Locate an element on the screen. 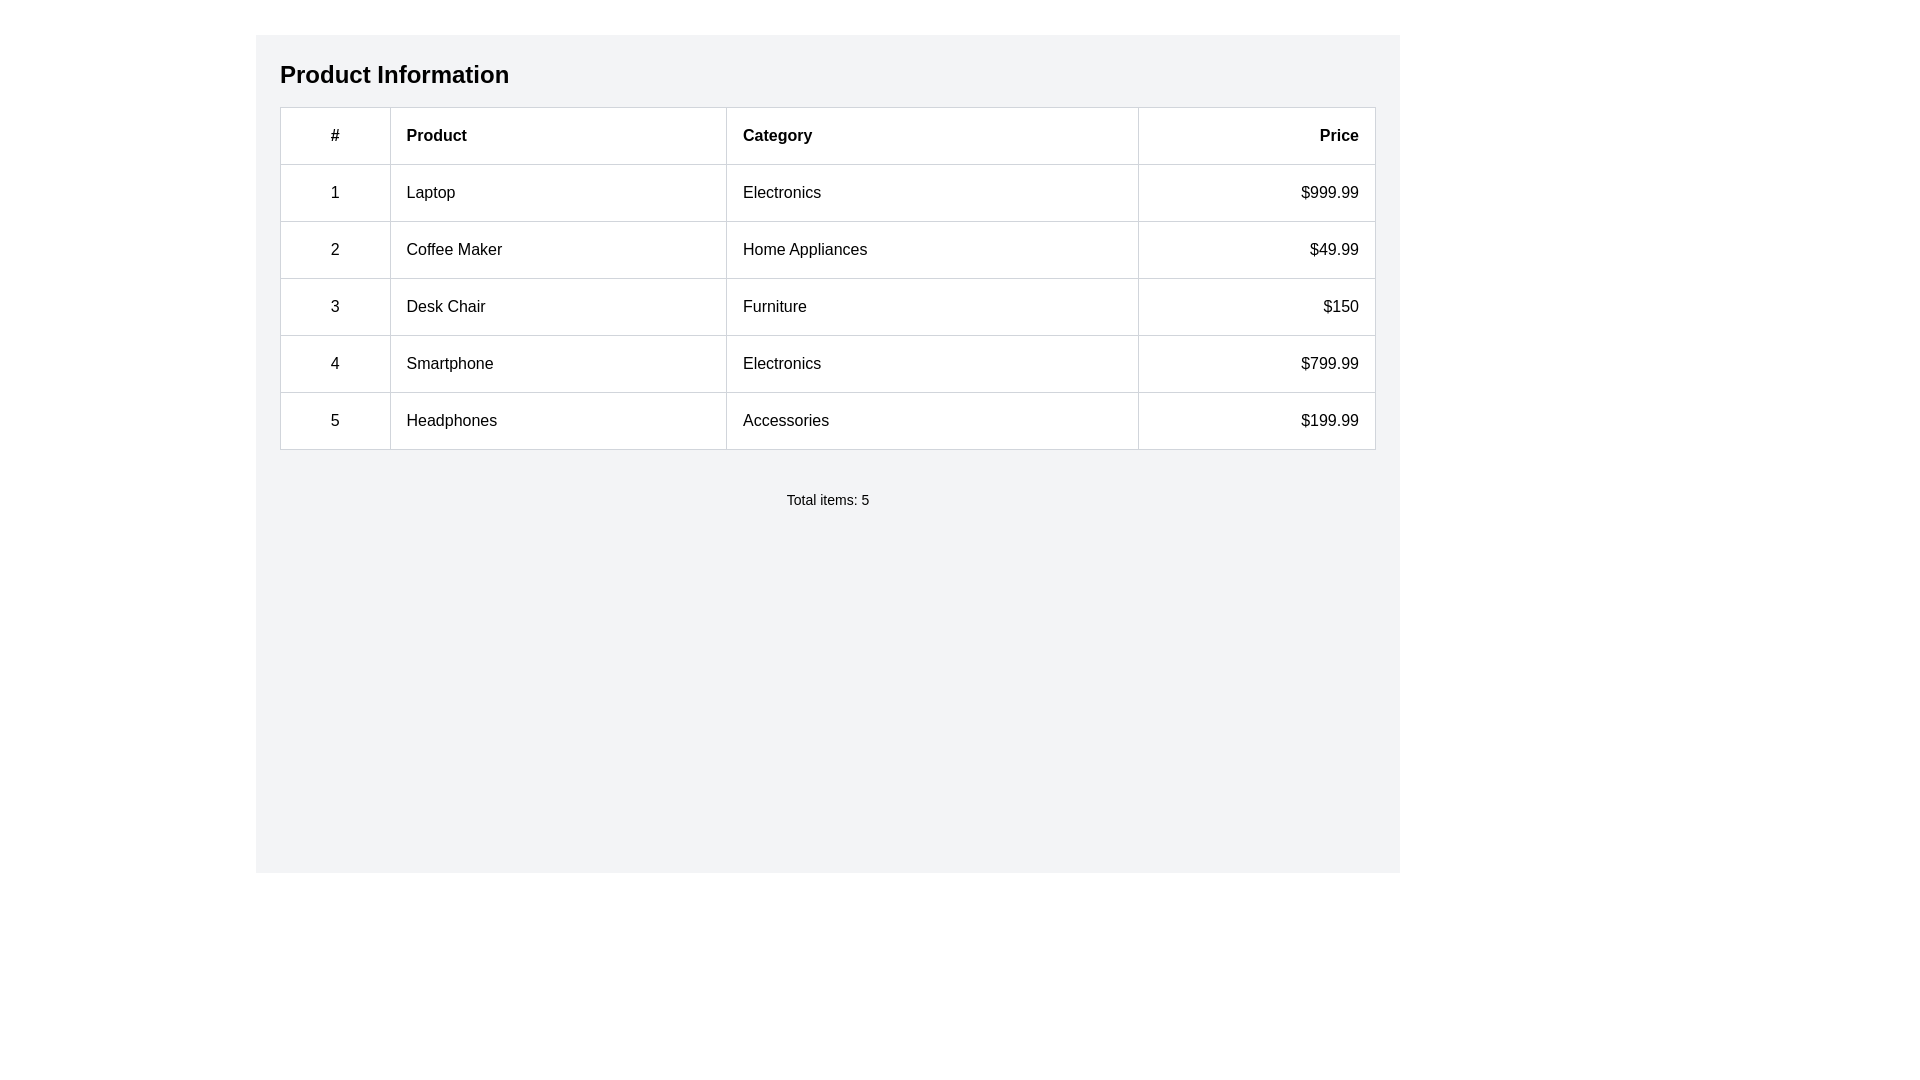  the fourth row in the product data table that displays the product's rank, name, category, and price, located between '3 Desk Chair Furniture $150' and '5 Headphones Accessories $199.99' is located at coordinates (828, 363).